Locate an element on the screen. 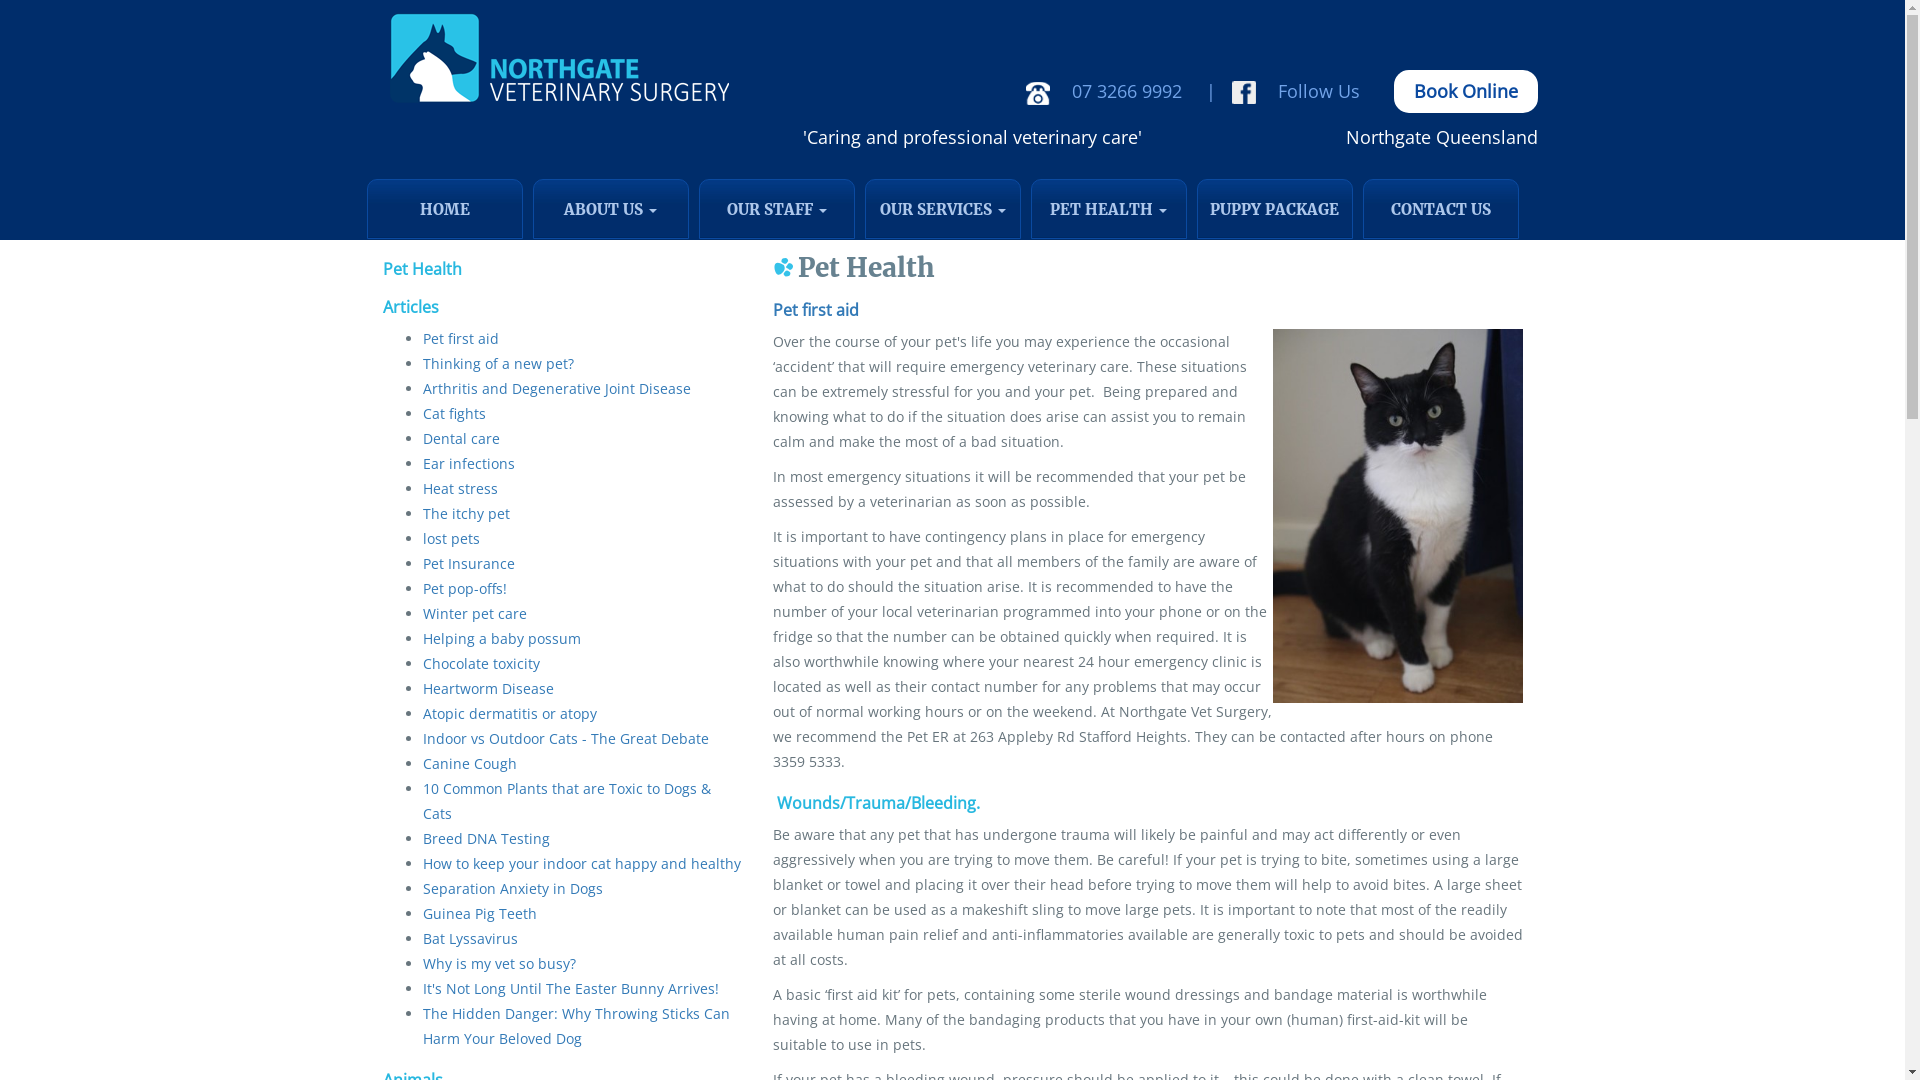 The image size is (1920, 1080). 'Guinea Pig Teeth' is located at coordinates (478, 913).